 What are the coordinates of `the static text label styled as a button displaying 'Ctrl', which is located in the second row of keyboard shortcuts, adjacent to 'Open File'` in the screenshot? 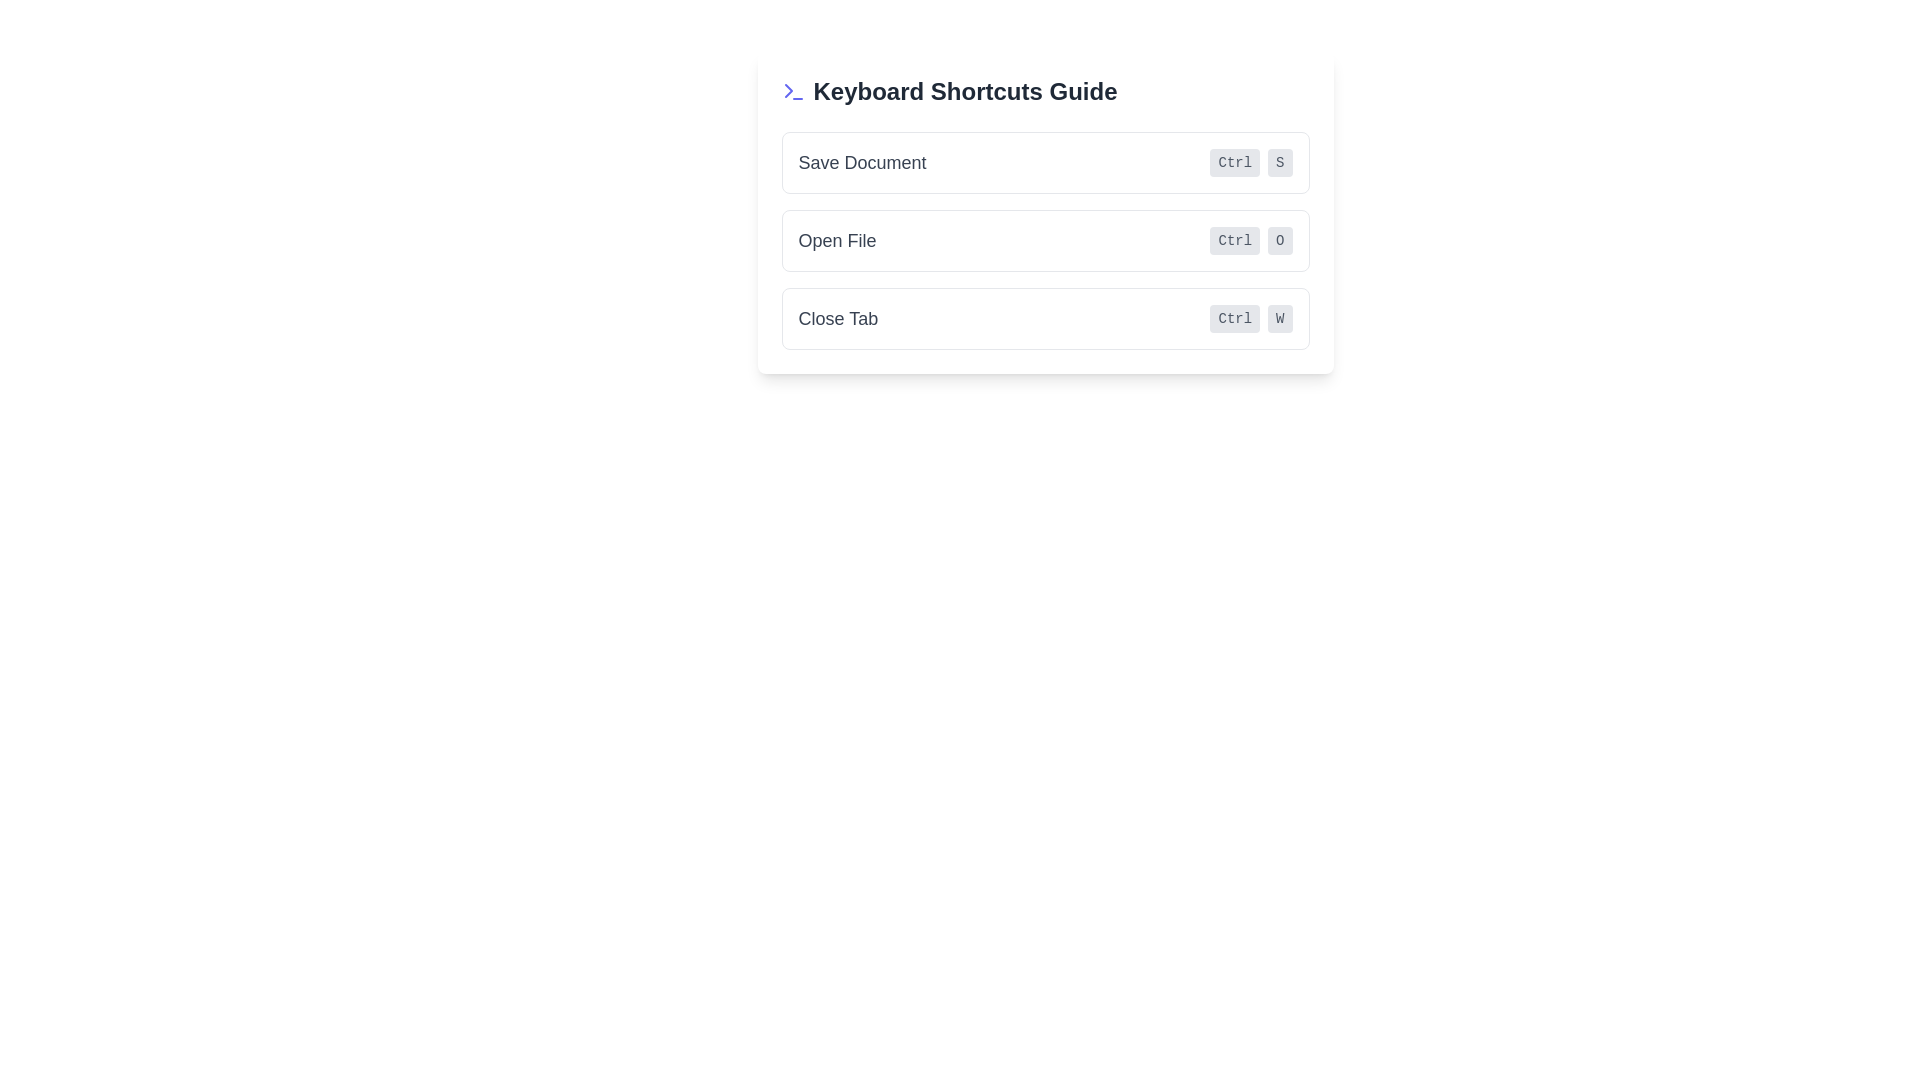 It's located at (1234, 239).